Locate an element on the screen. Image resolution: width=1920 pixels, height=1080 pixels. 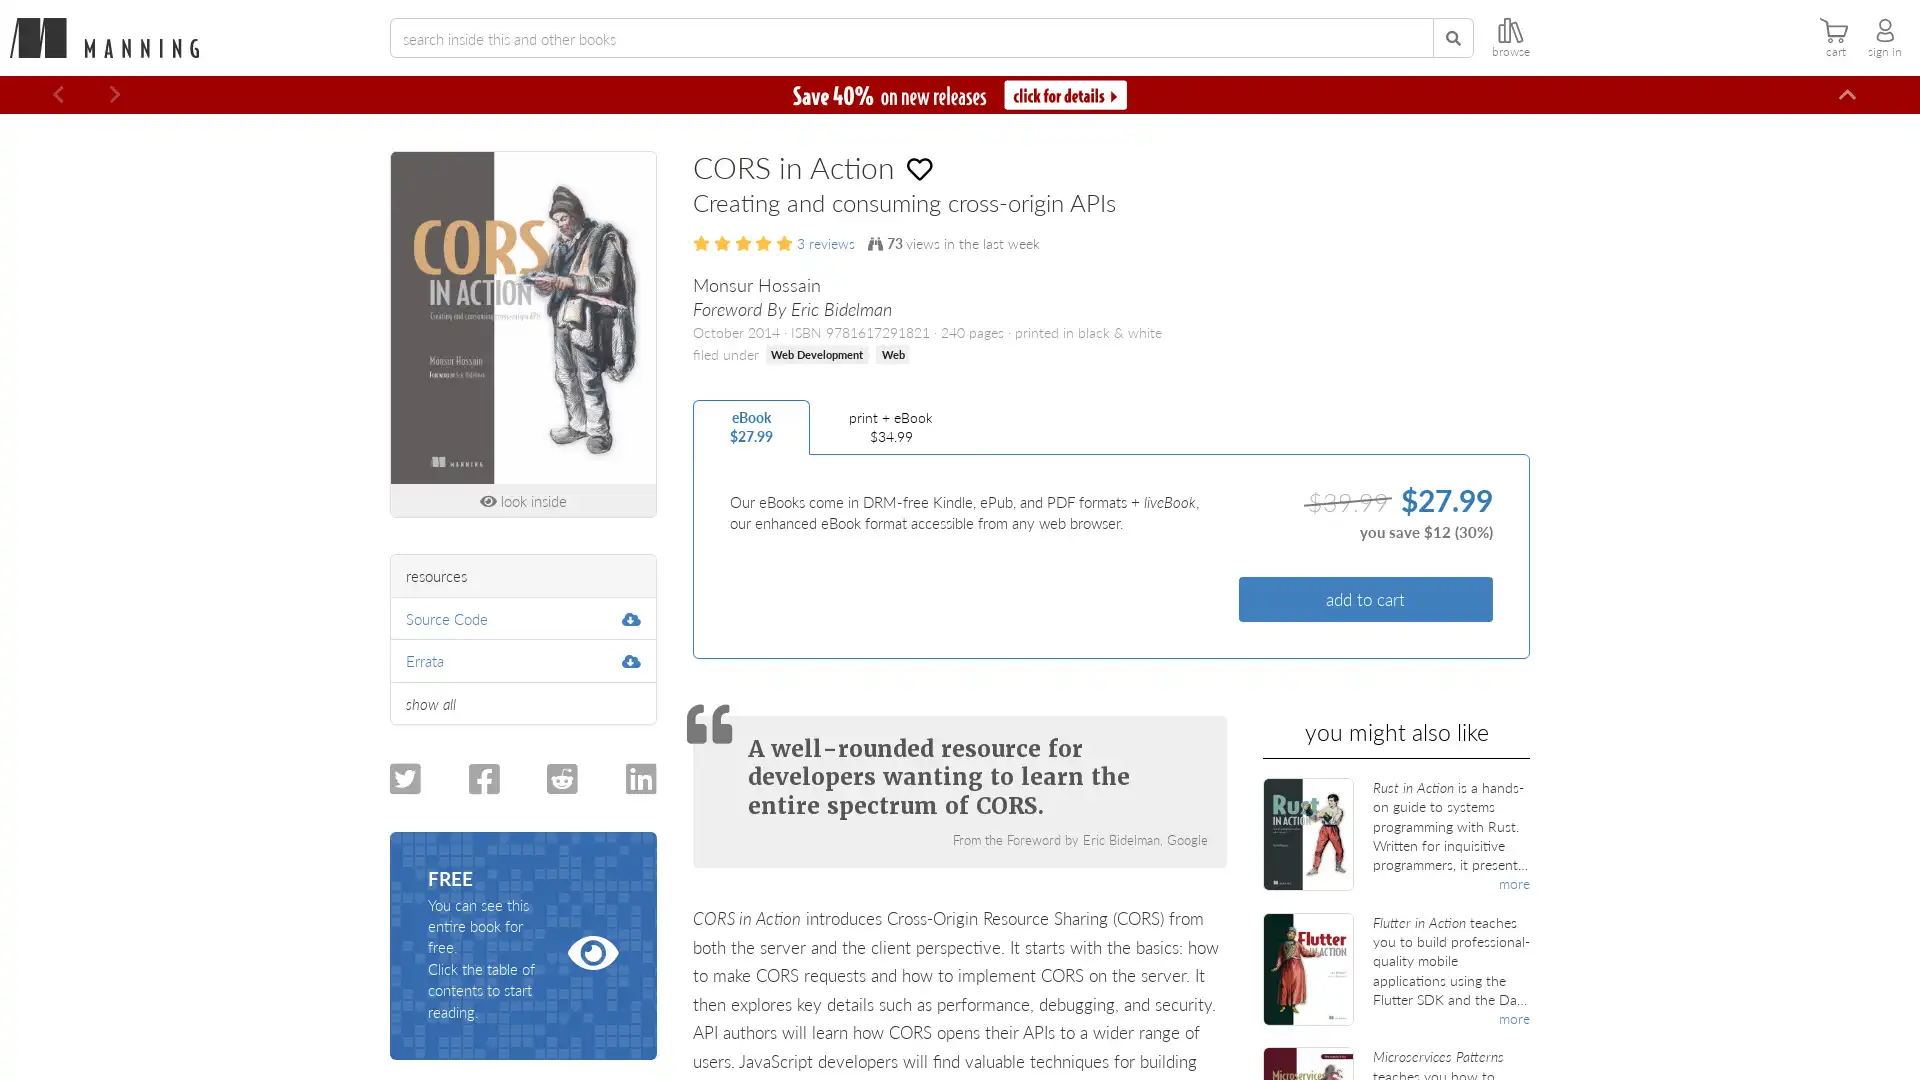
Next is located at coordinates (114, 95).